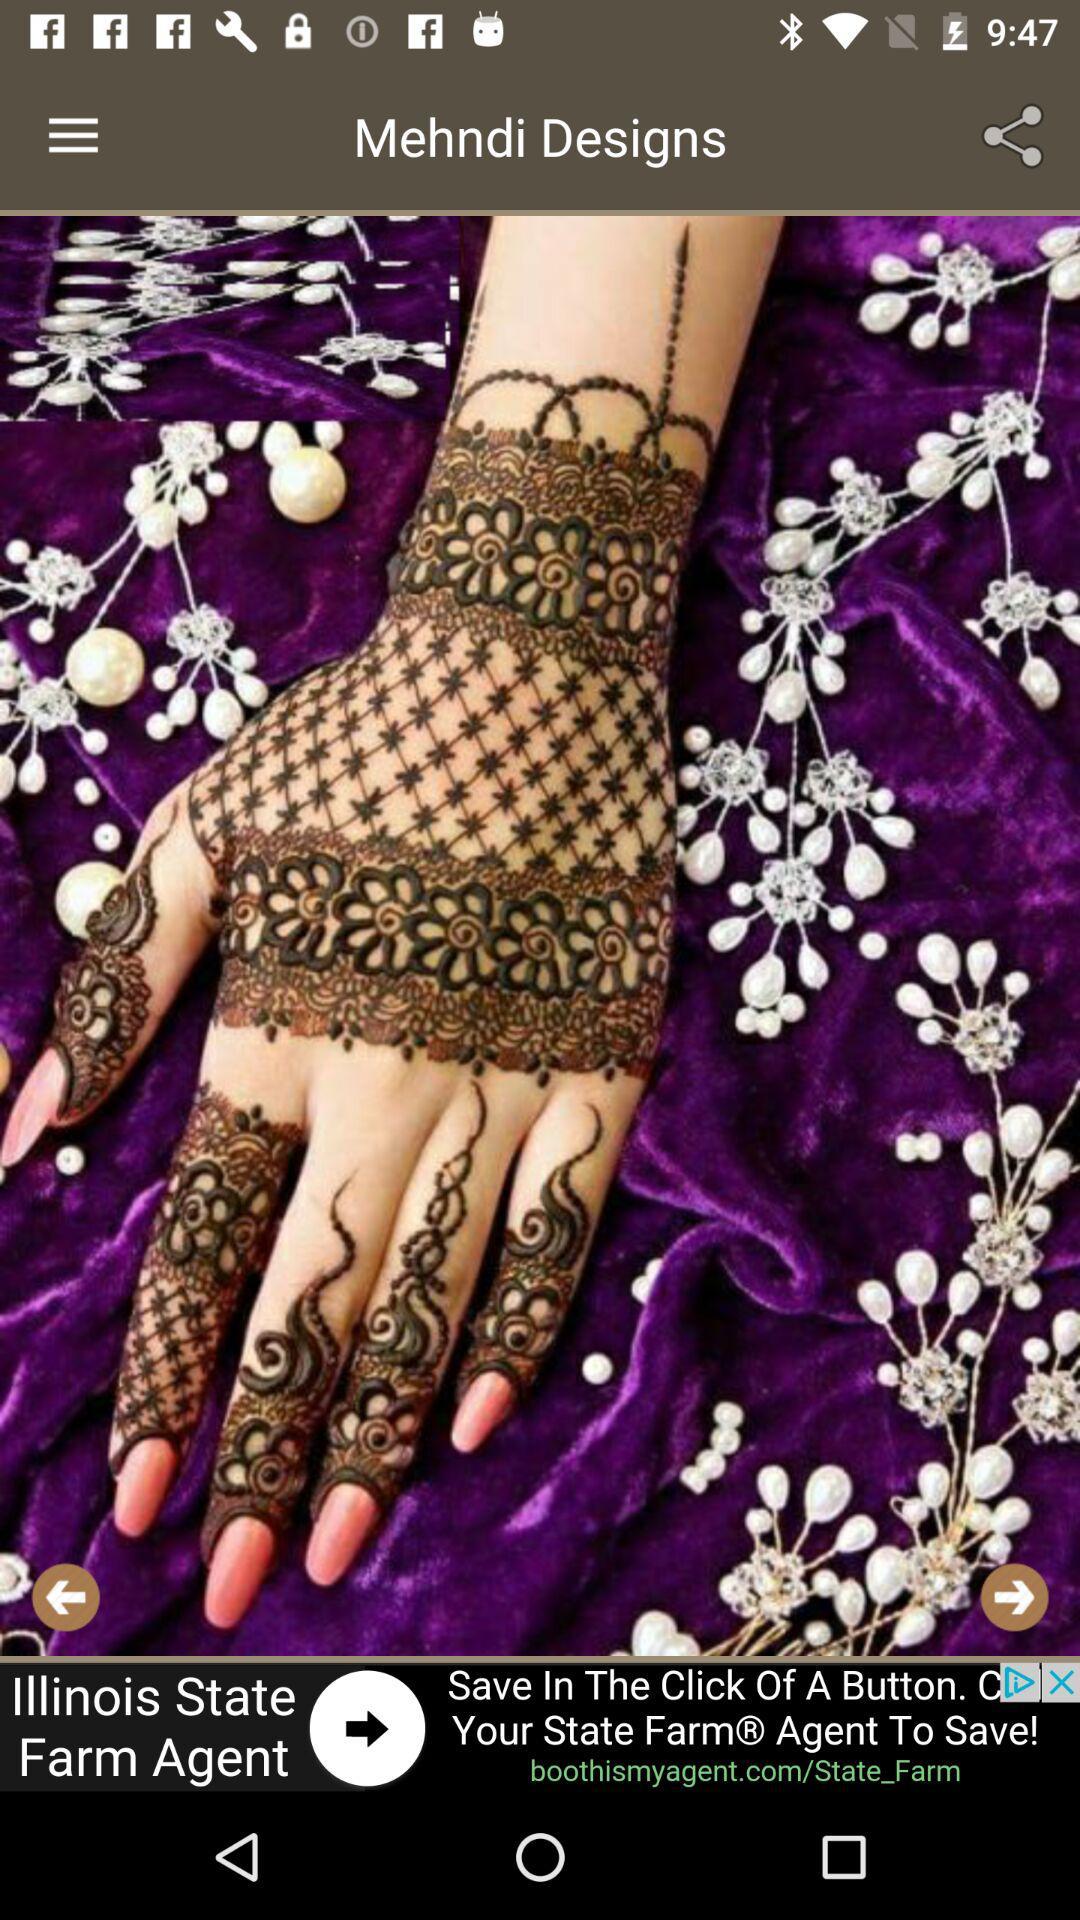 The height and width of the screenshot is (1920, 1080). I want to click on mehndi designs with next button, so click(540, 935).